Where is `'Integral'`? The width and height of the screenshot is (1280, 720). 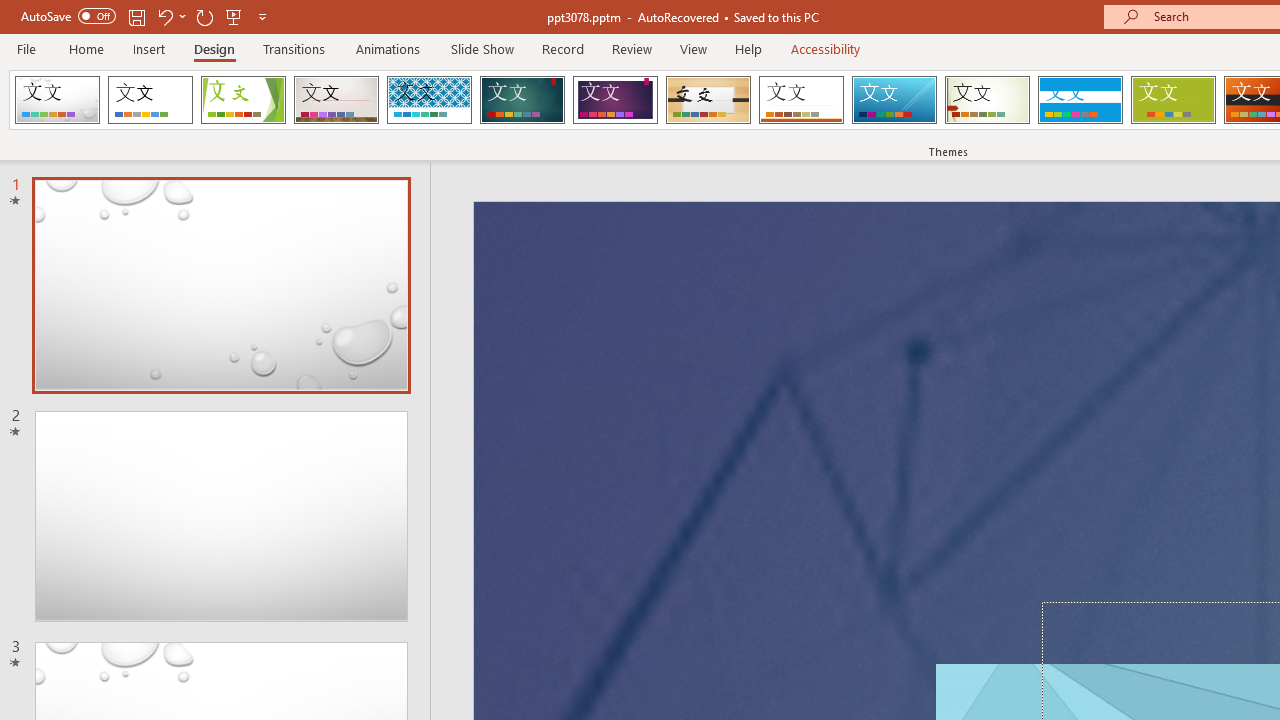 'Integral' is located at coordinates (428, 100).